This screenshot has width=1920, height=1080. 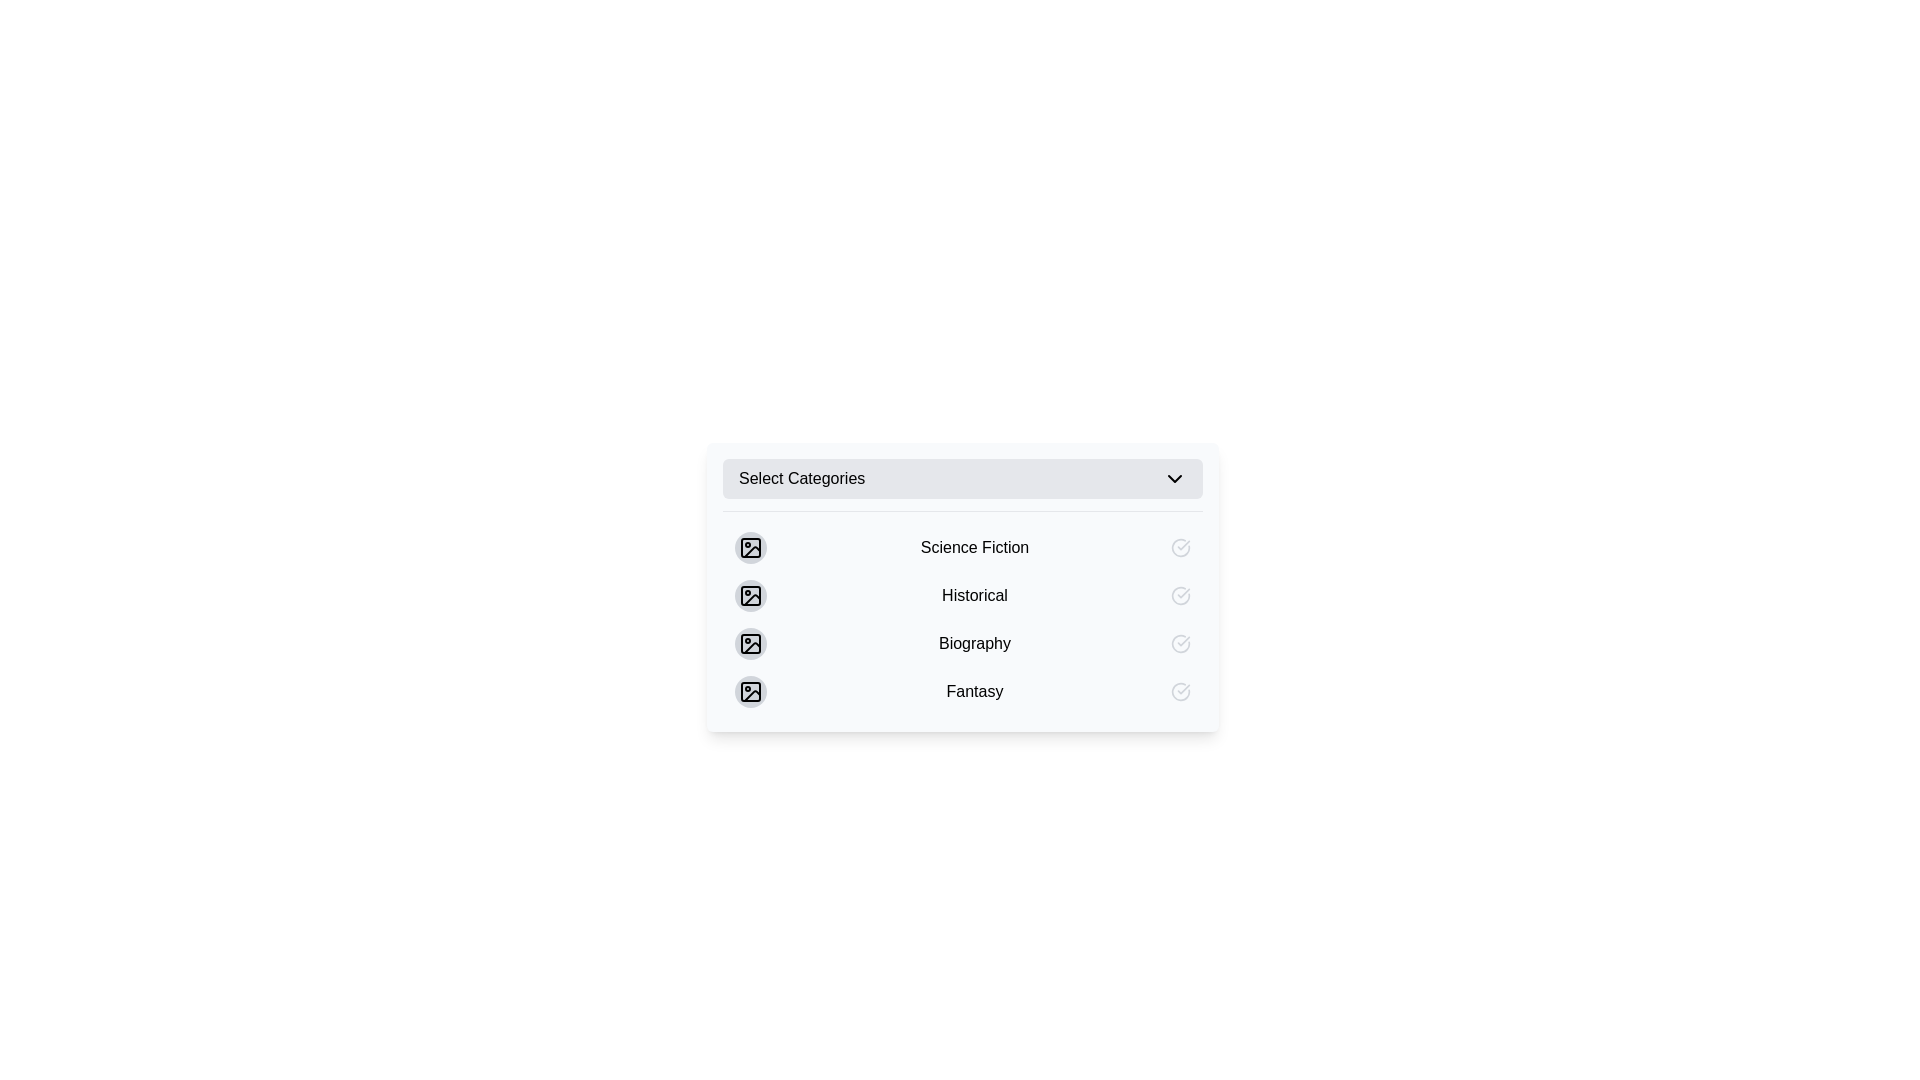 I want to click on the icon representing the 'Historical' category, which is the second item in the list of categories, so click(x=749, y=595).